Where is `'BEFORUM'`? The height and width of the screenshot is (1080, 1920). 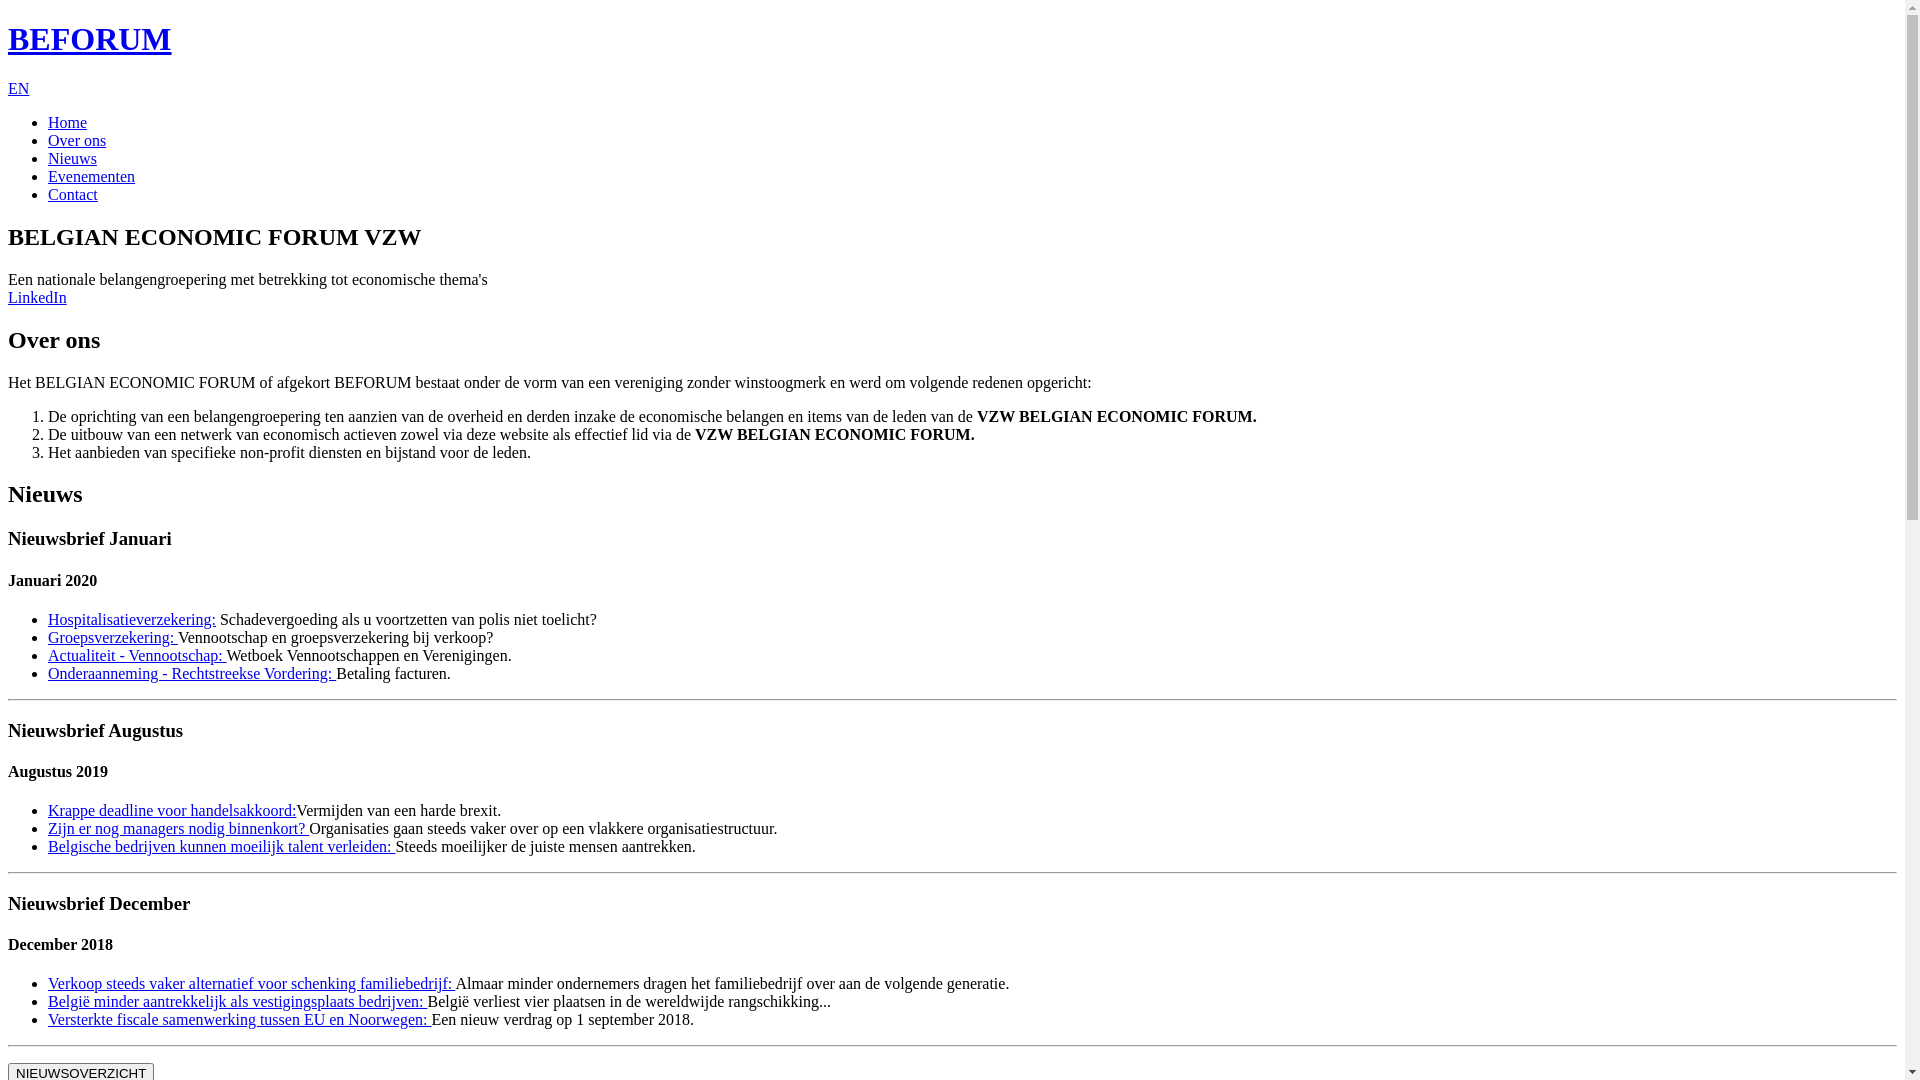
'BEFORUM' is located at coordinates (8, 38).